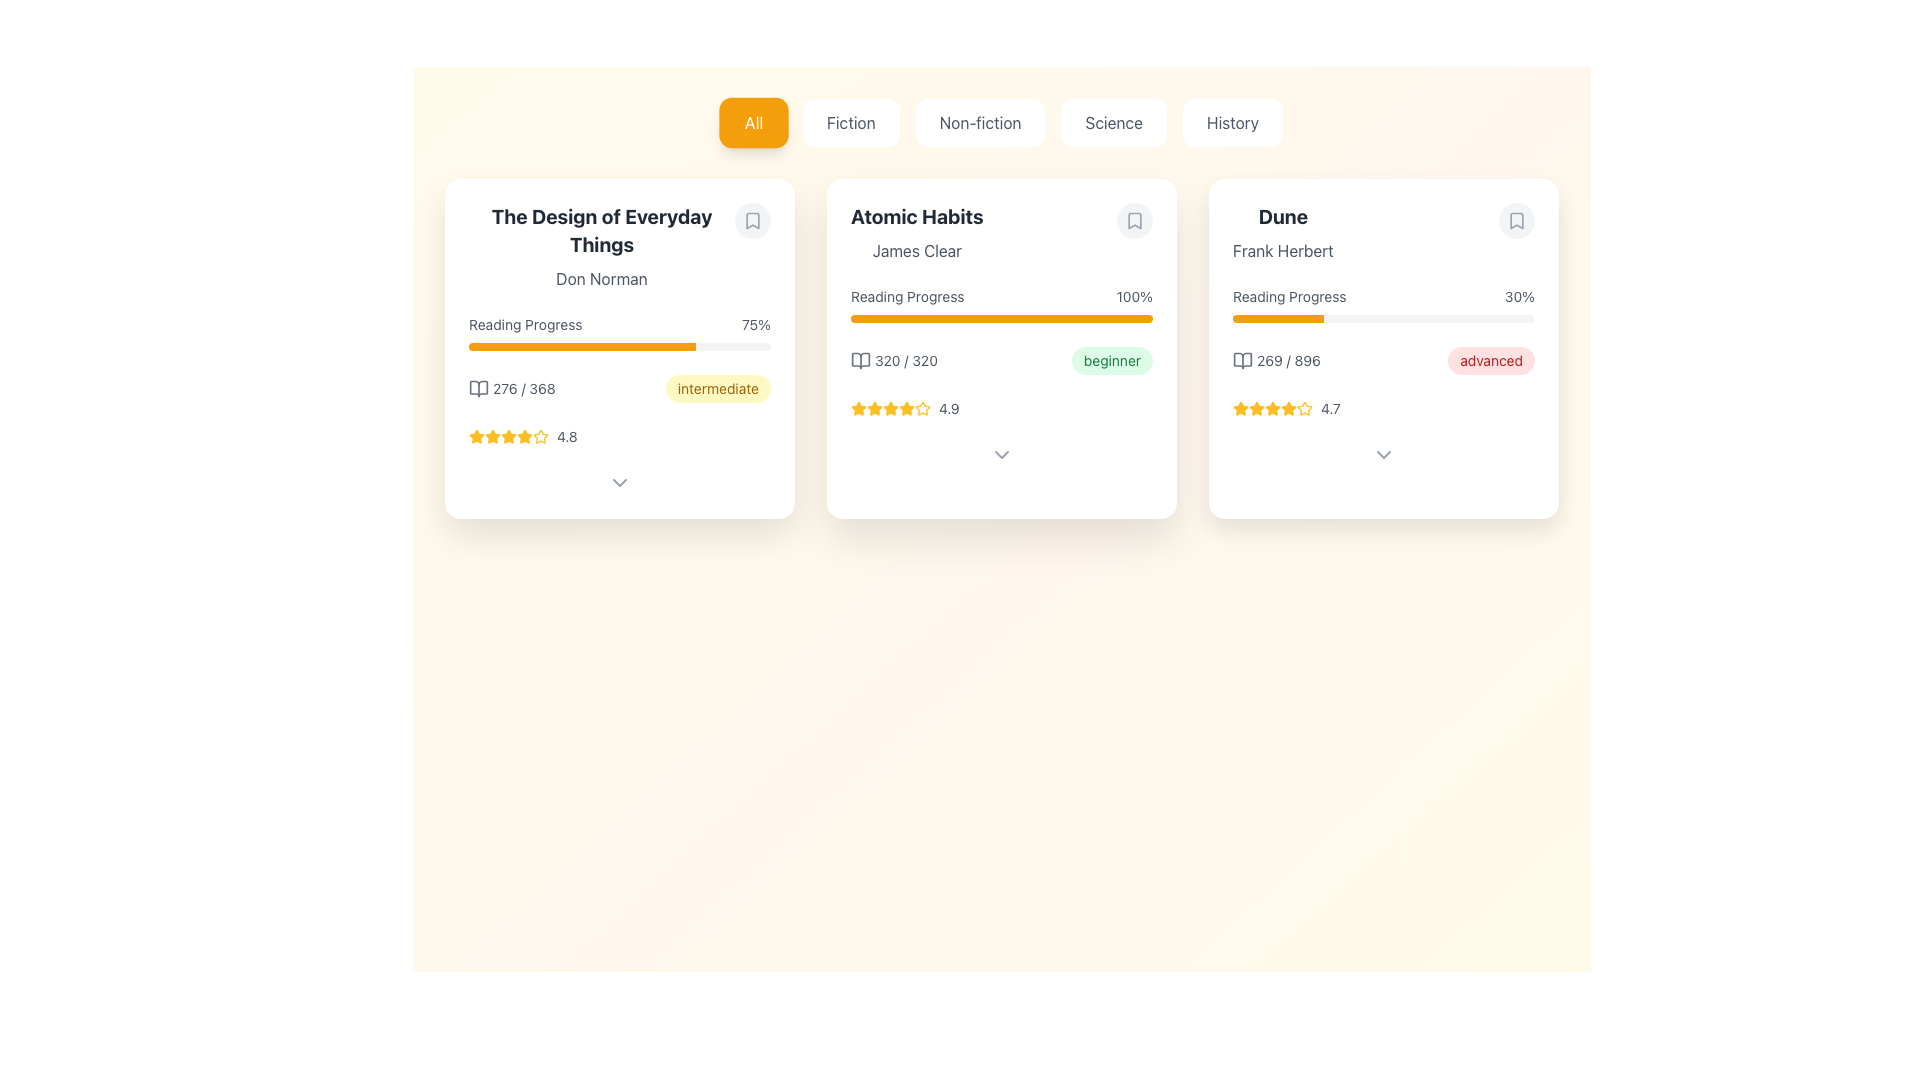 This screenshot has height=1080, width=1920. Describe the element at coordinates (1382, 407) in the screenshot. I see `rating score displayed in the Rating component for the book 'Dune', which shows a score of '4.7' and is located in the third column under the 'Advanced' label` at that location.